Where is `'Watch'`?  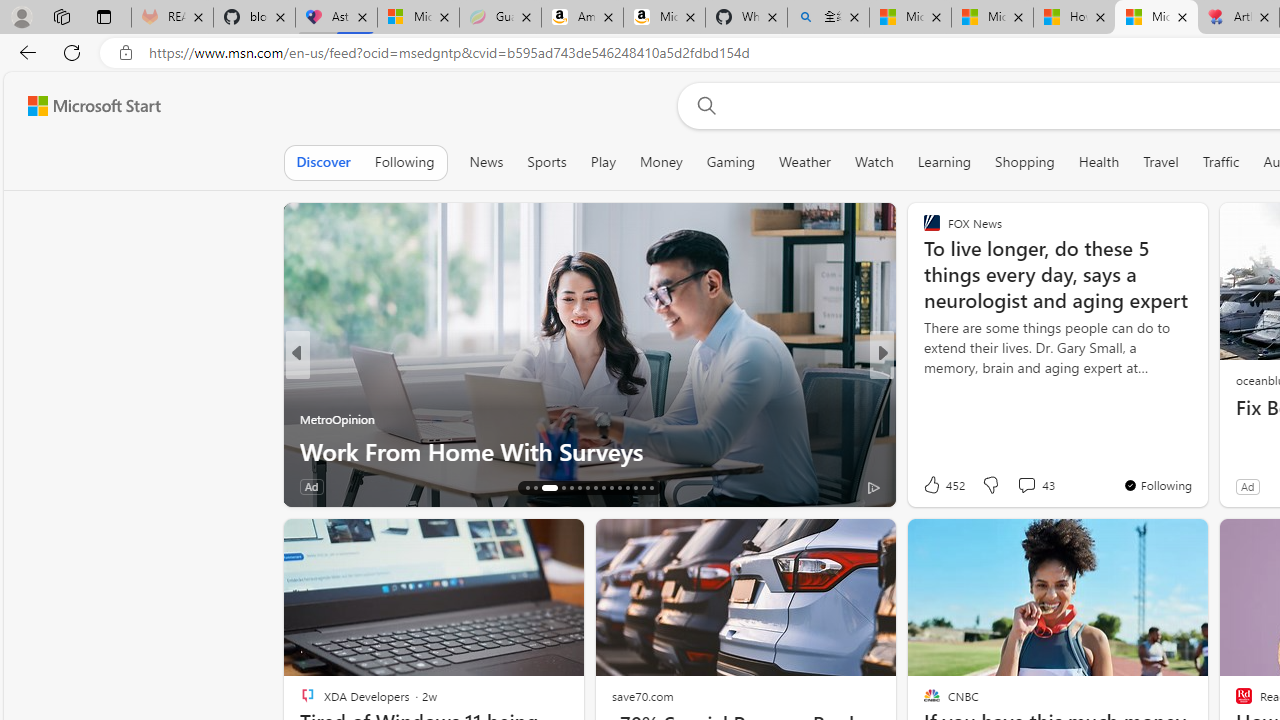
'Watch' is located at coordinates (874, 161).